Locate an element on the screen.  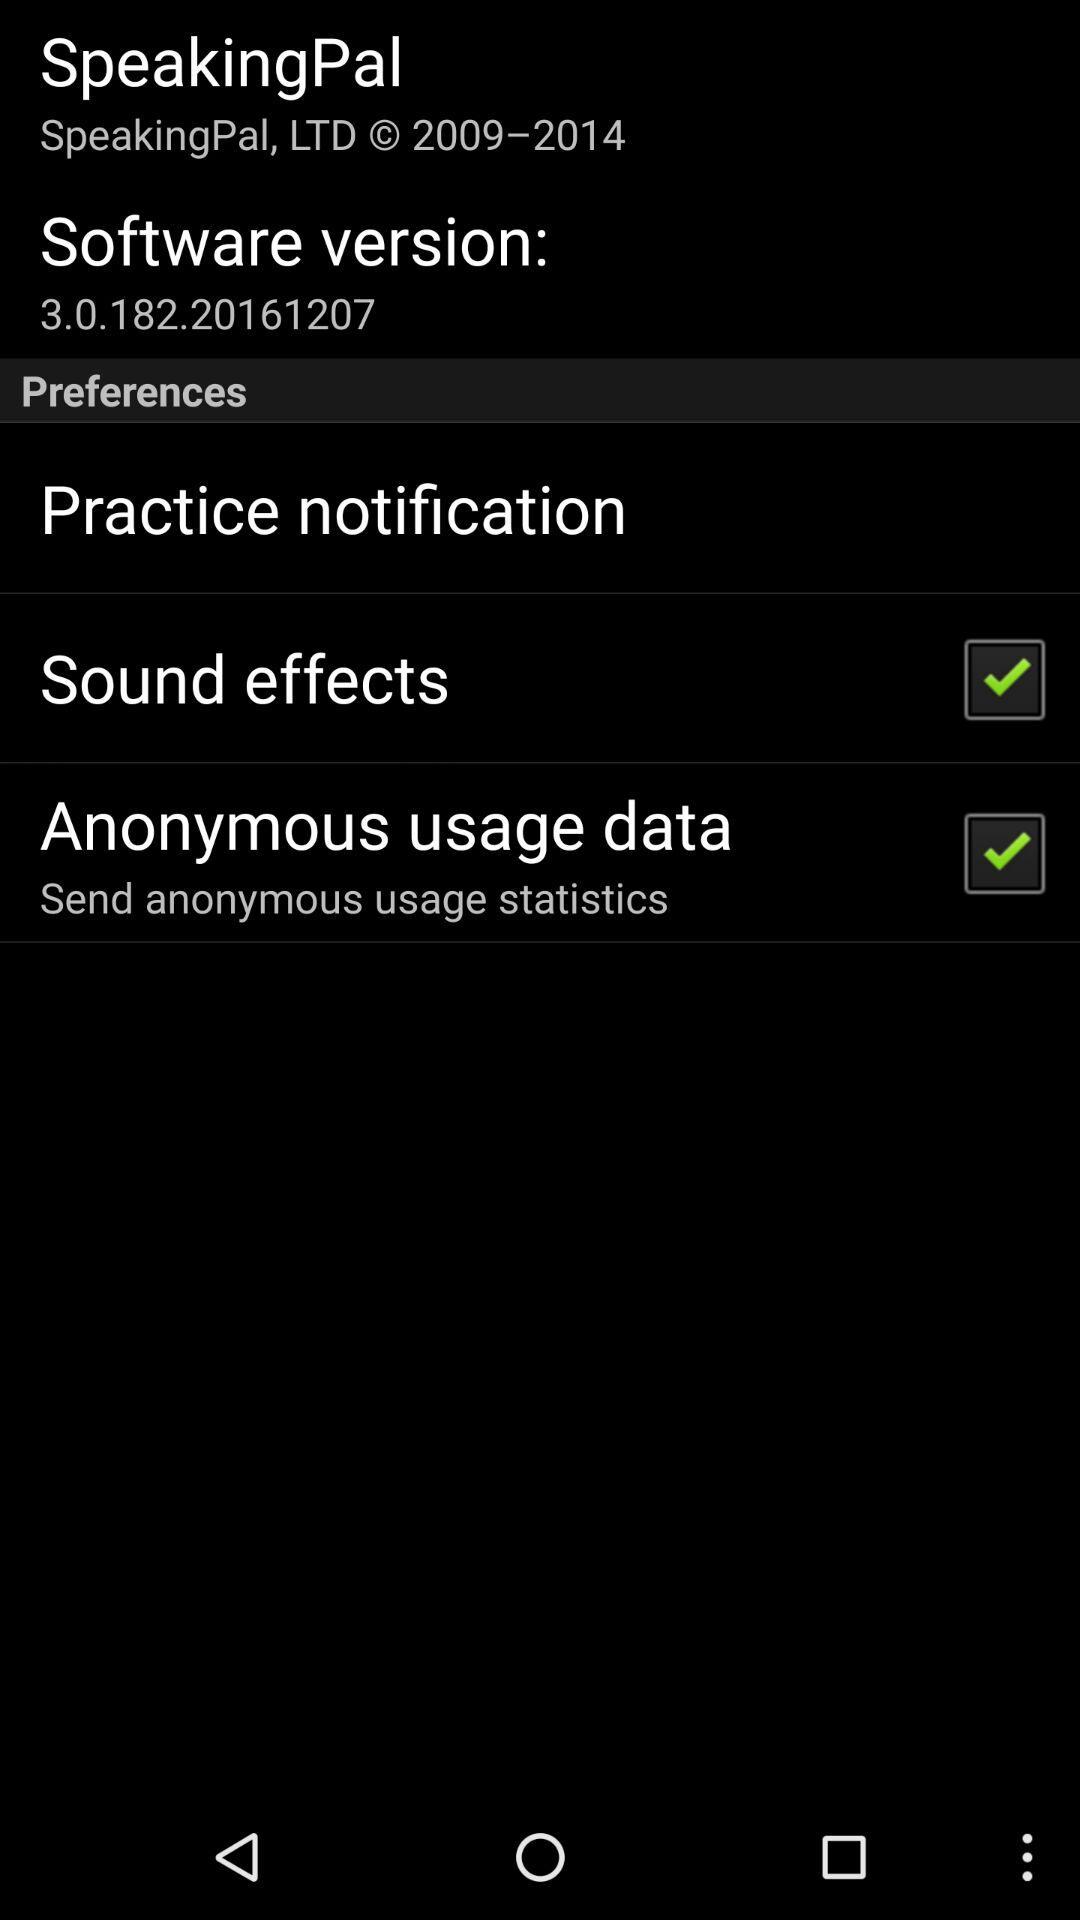
software version: is located at coordinates (294, 239).